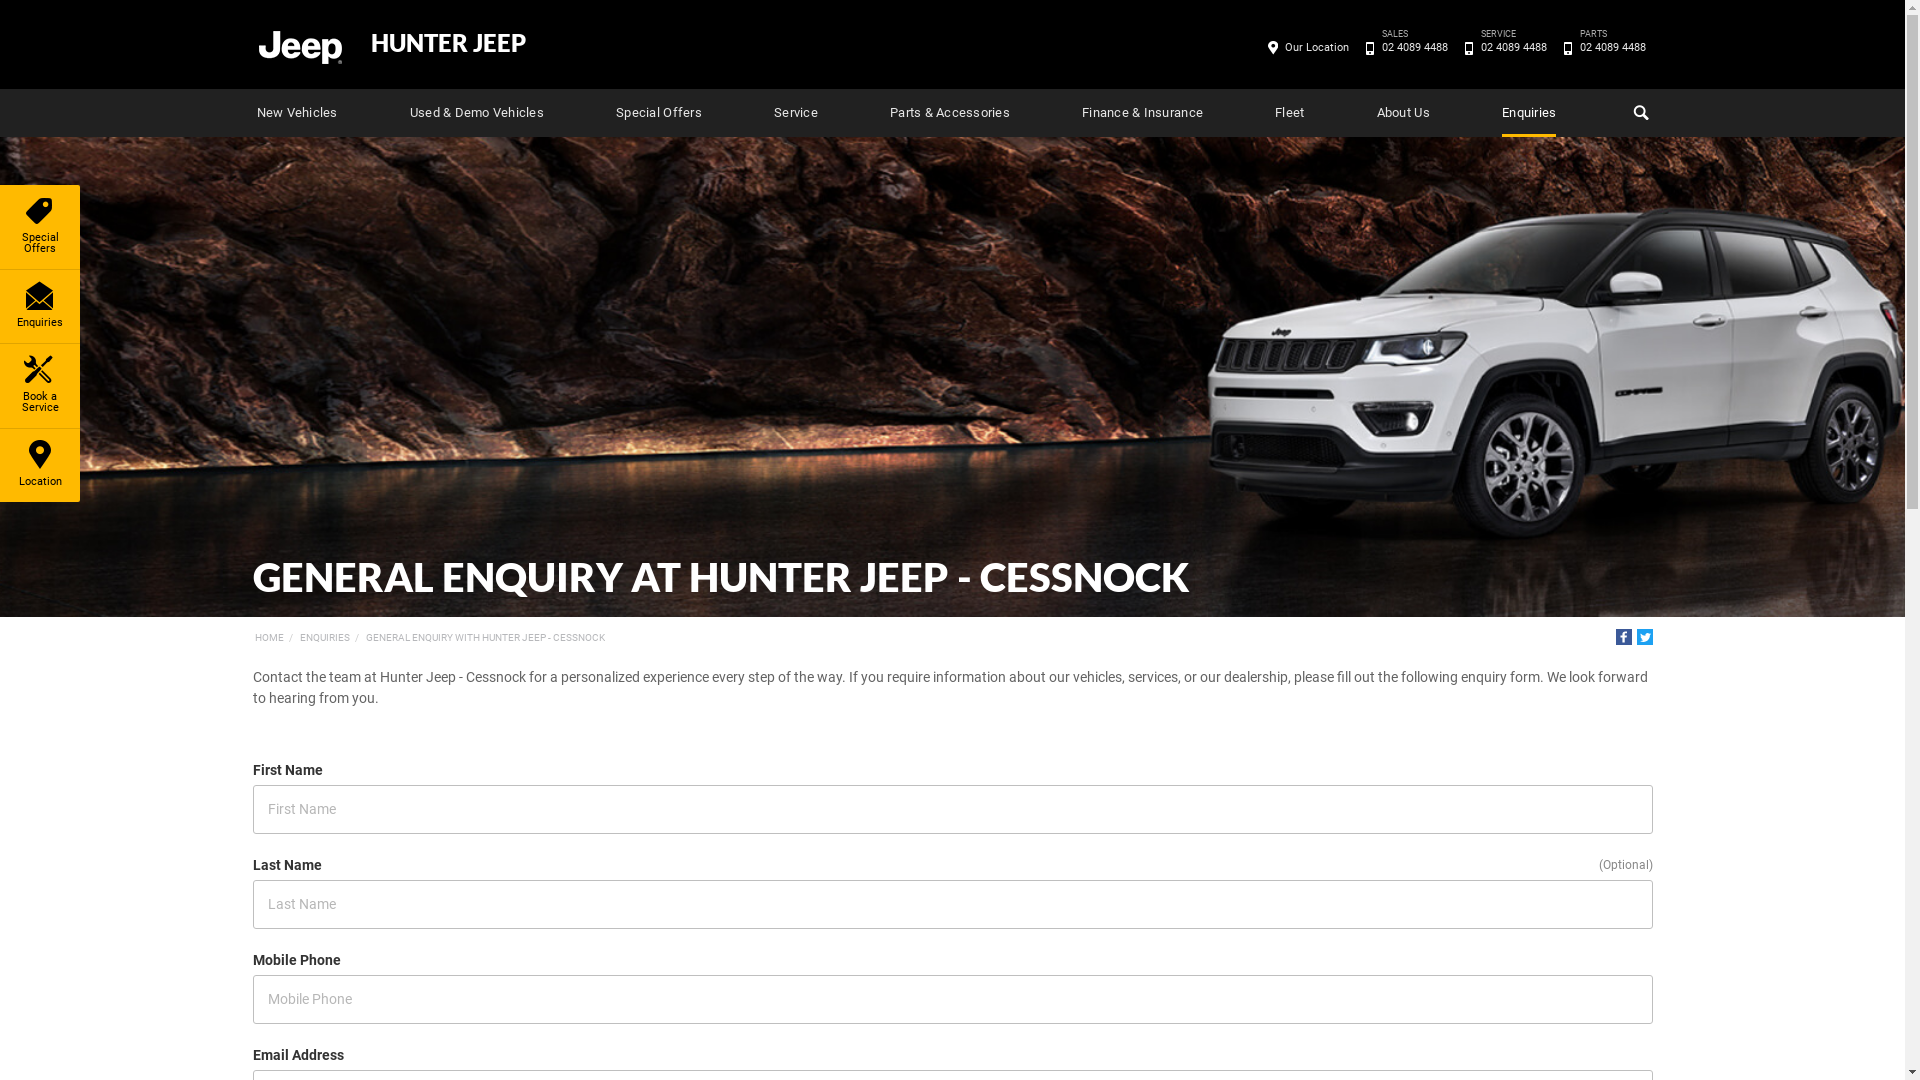 Image resolution: width=1920 pixels, height=1080 pixels. I want to click on 'Location', so click(39, 465).